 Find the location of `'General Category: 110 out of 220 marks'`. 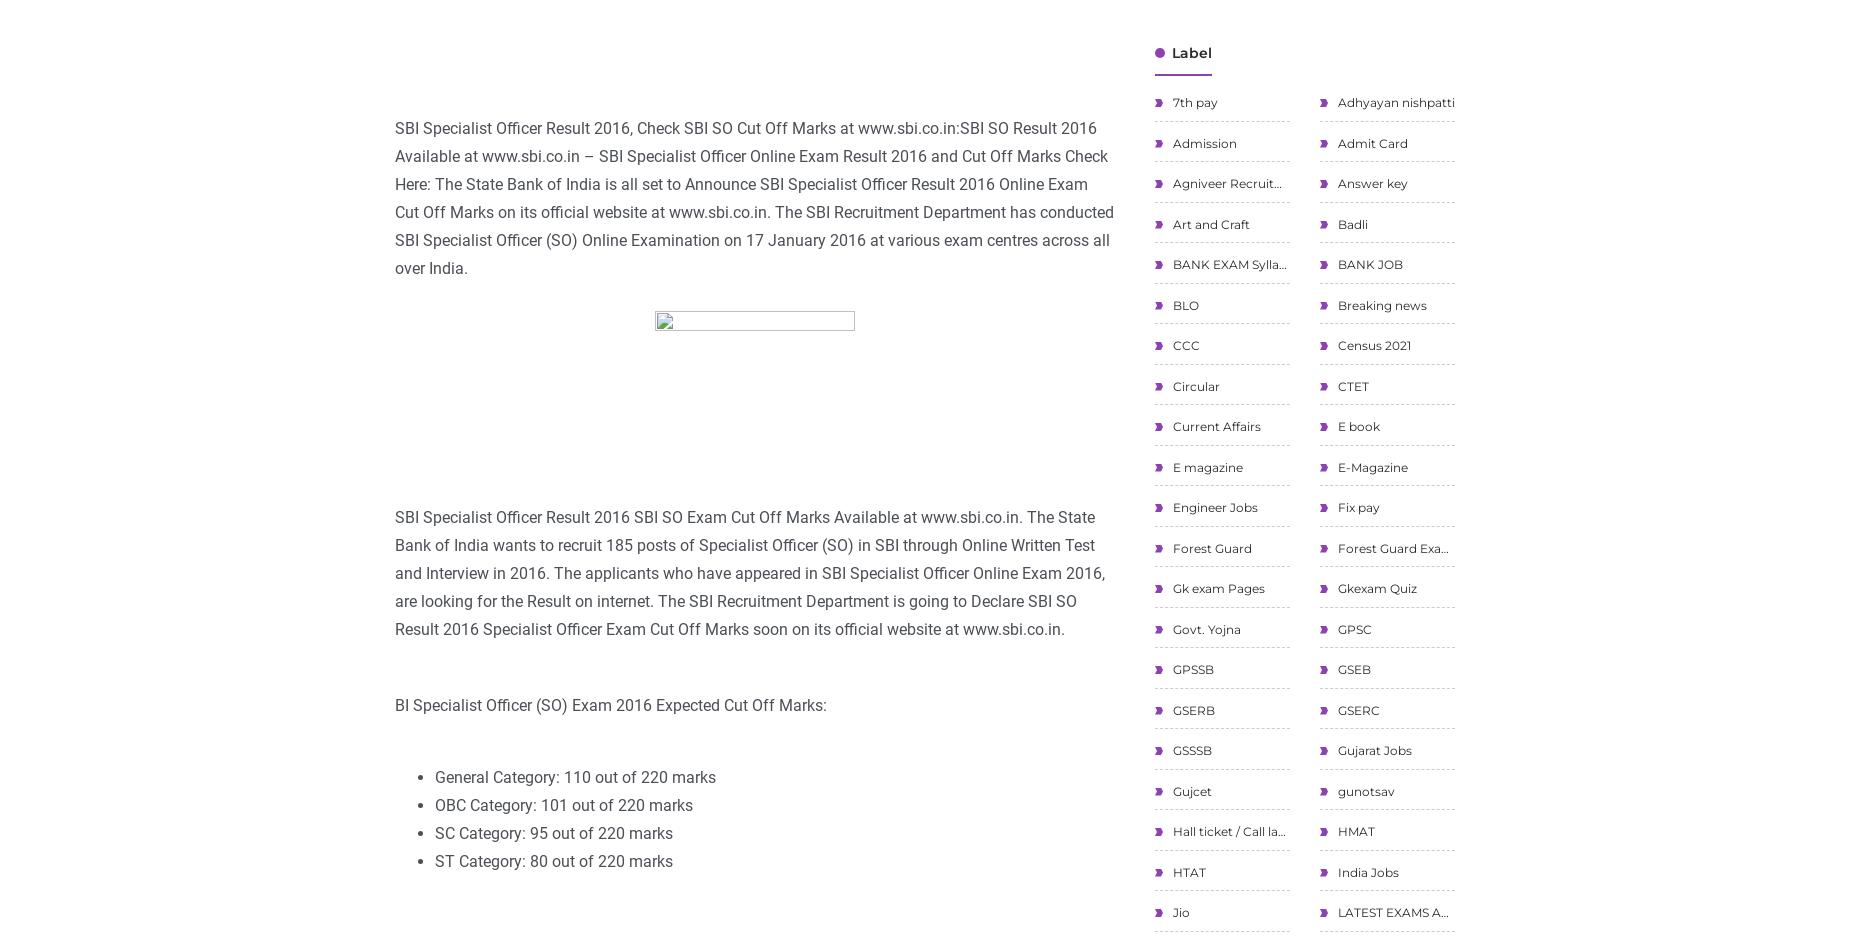

'General Category: 110 out of 220 marks' is located at coordinates (433, 776).